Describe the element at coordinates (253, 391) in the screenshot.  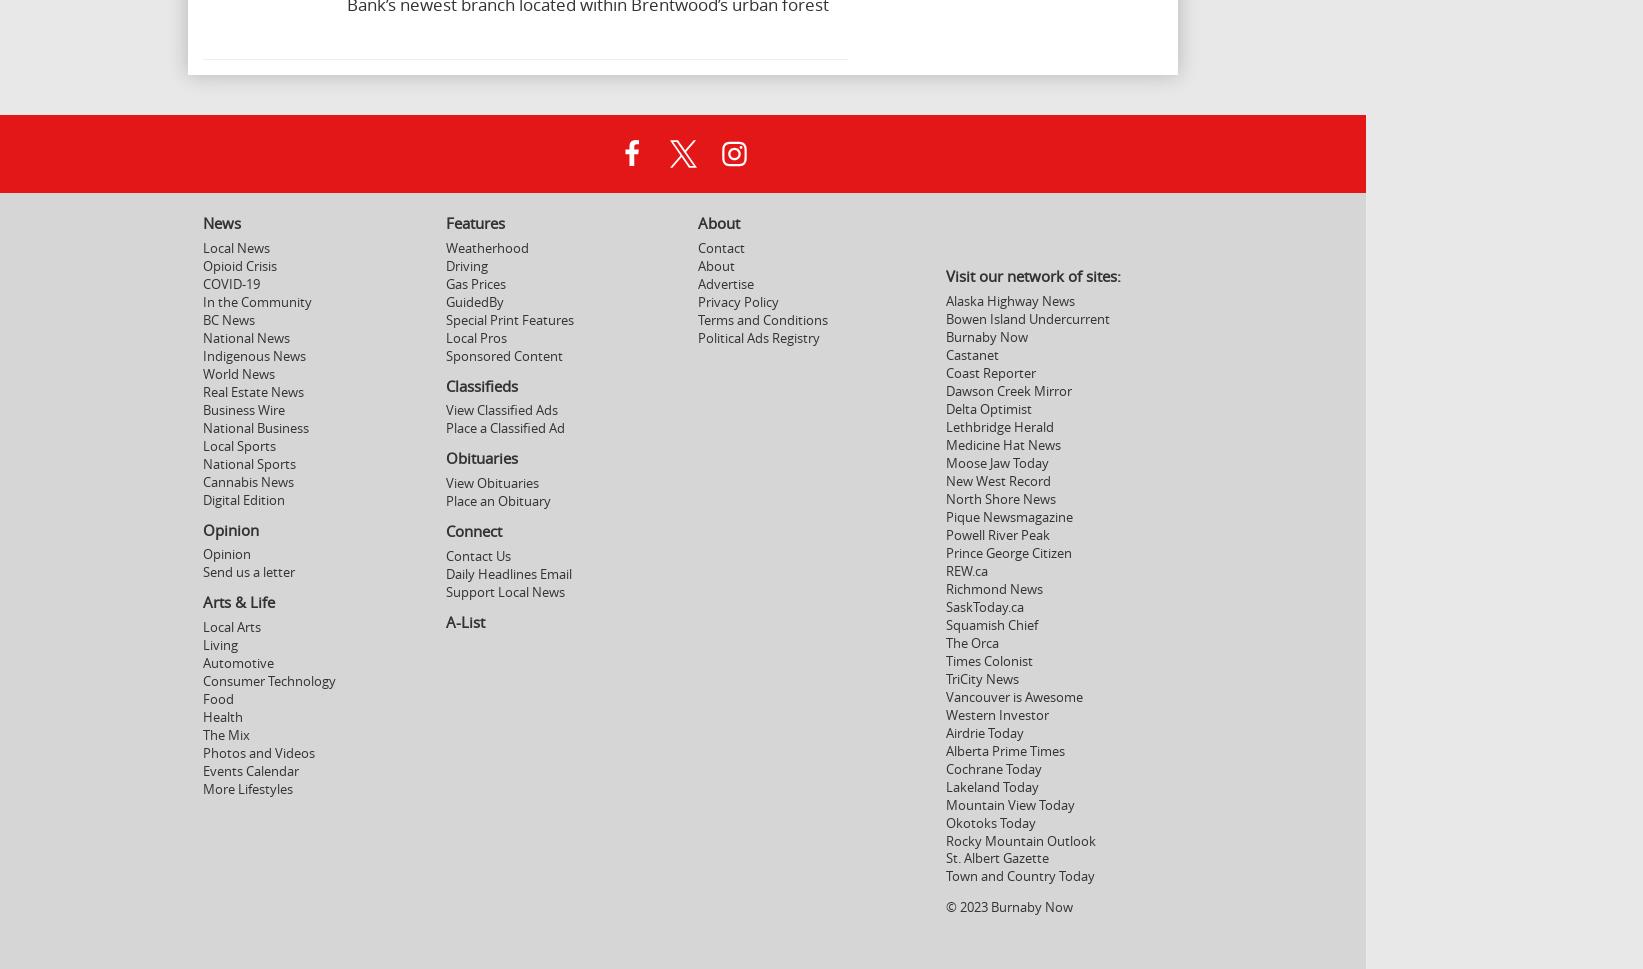
I see `'Real Estate News'` at that location.